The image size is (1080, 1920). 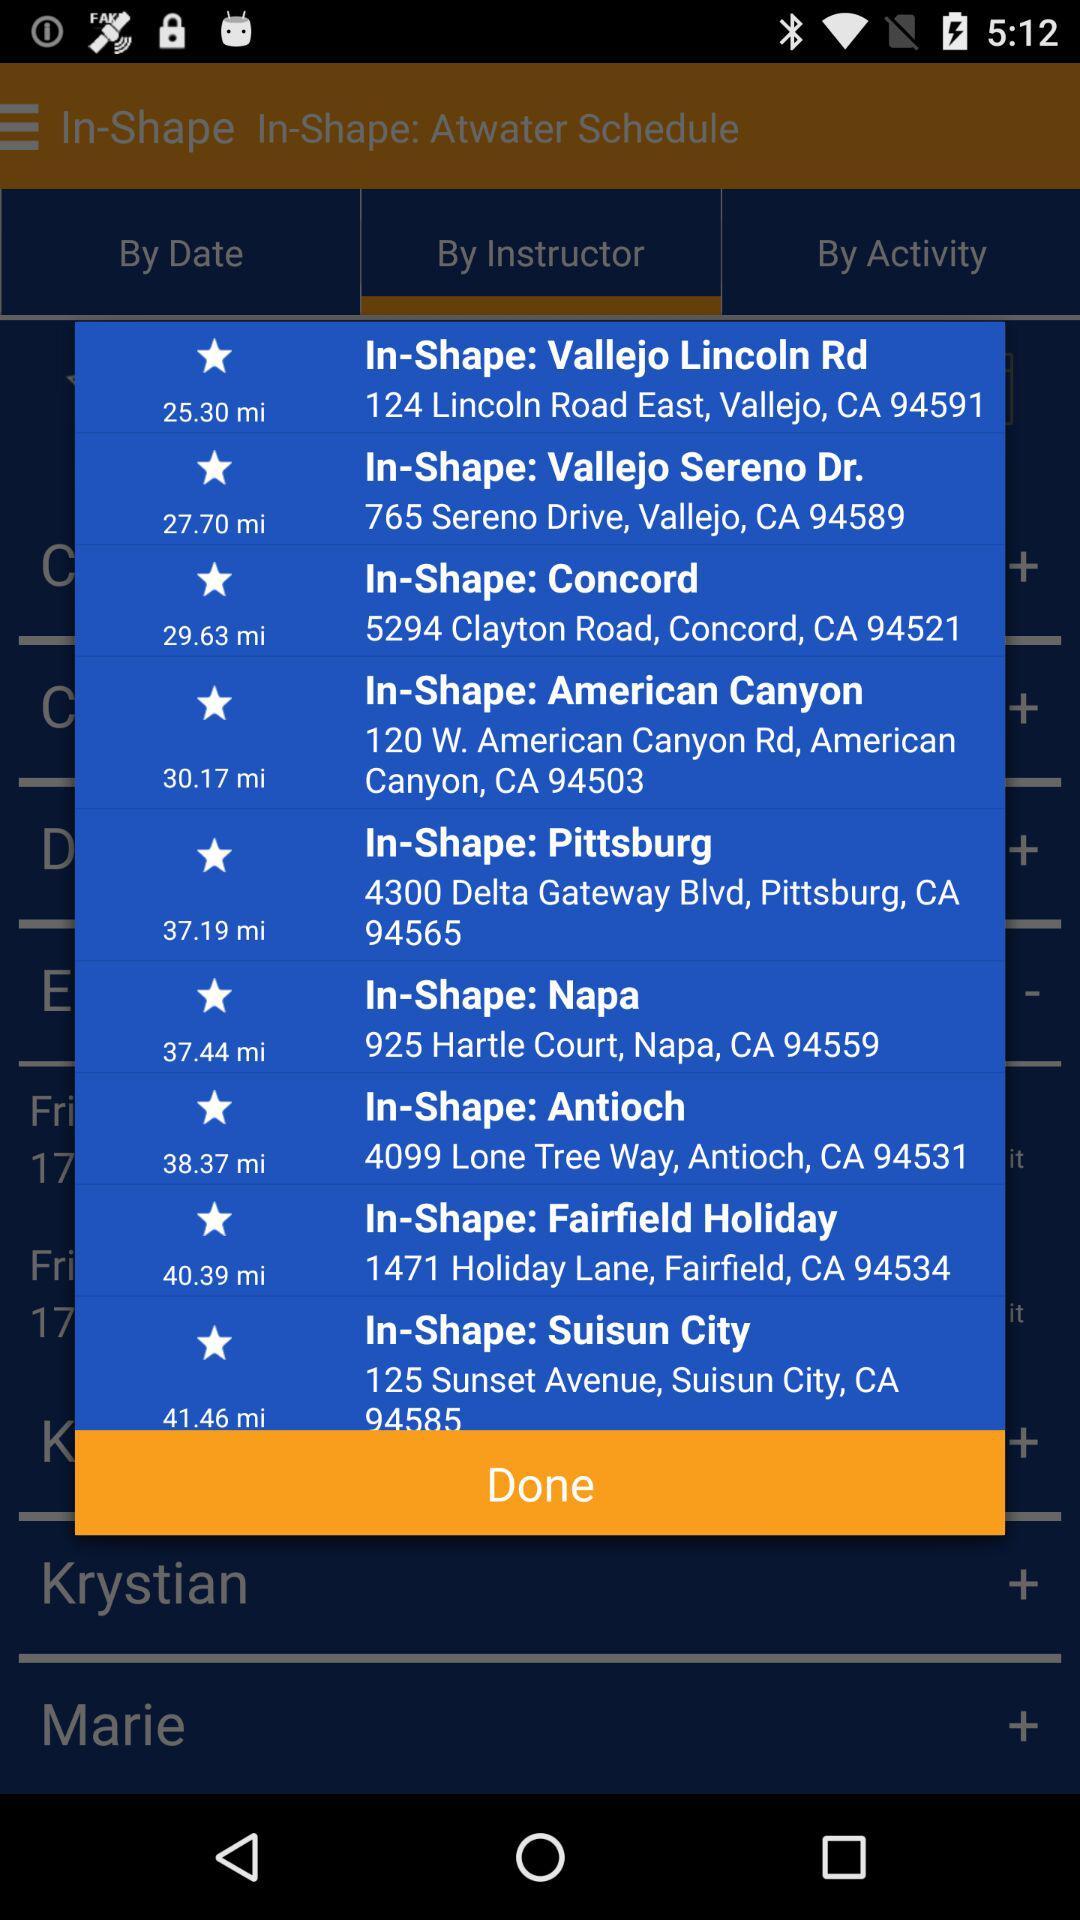 What do you see at coordinates (678, 910) in the screenshot?
I see `the 4300 delta gateway item` at bounding box center [678, 910].